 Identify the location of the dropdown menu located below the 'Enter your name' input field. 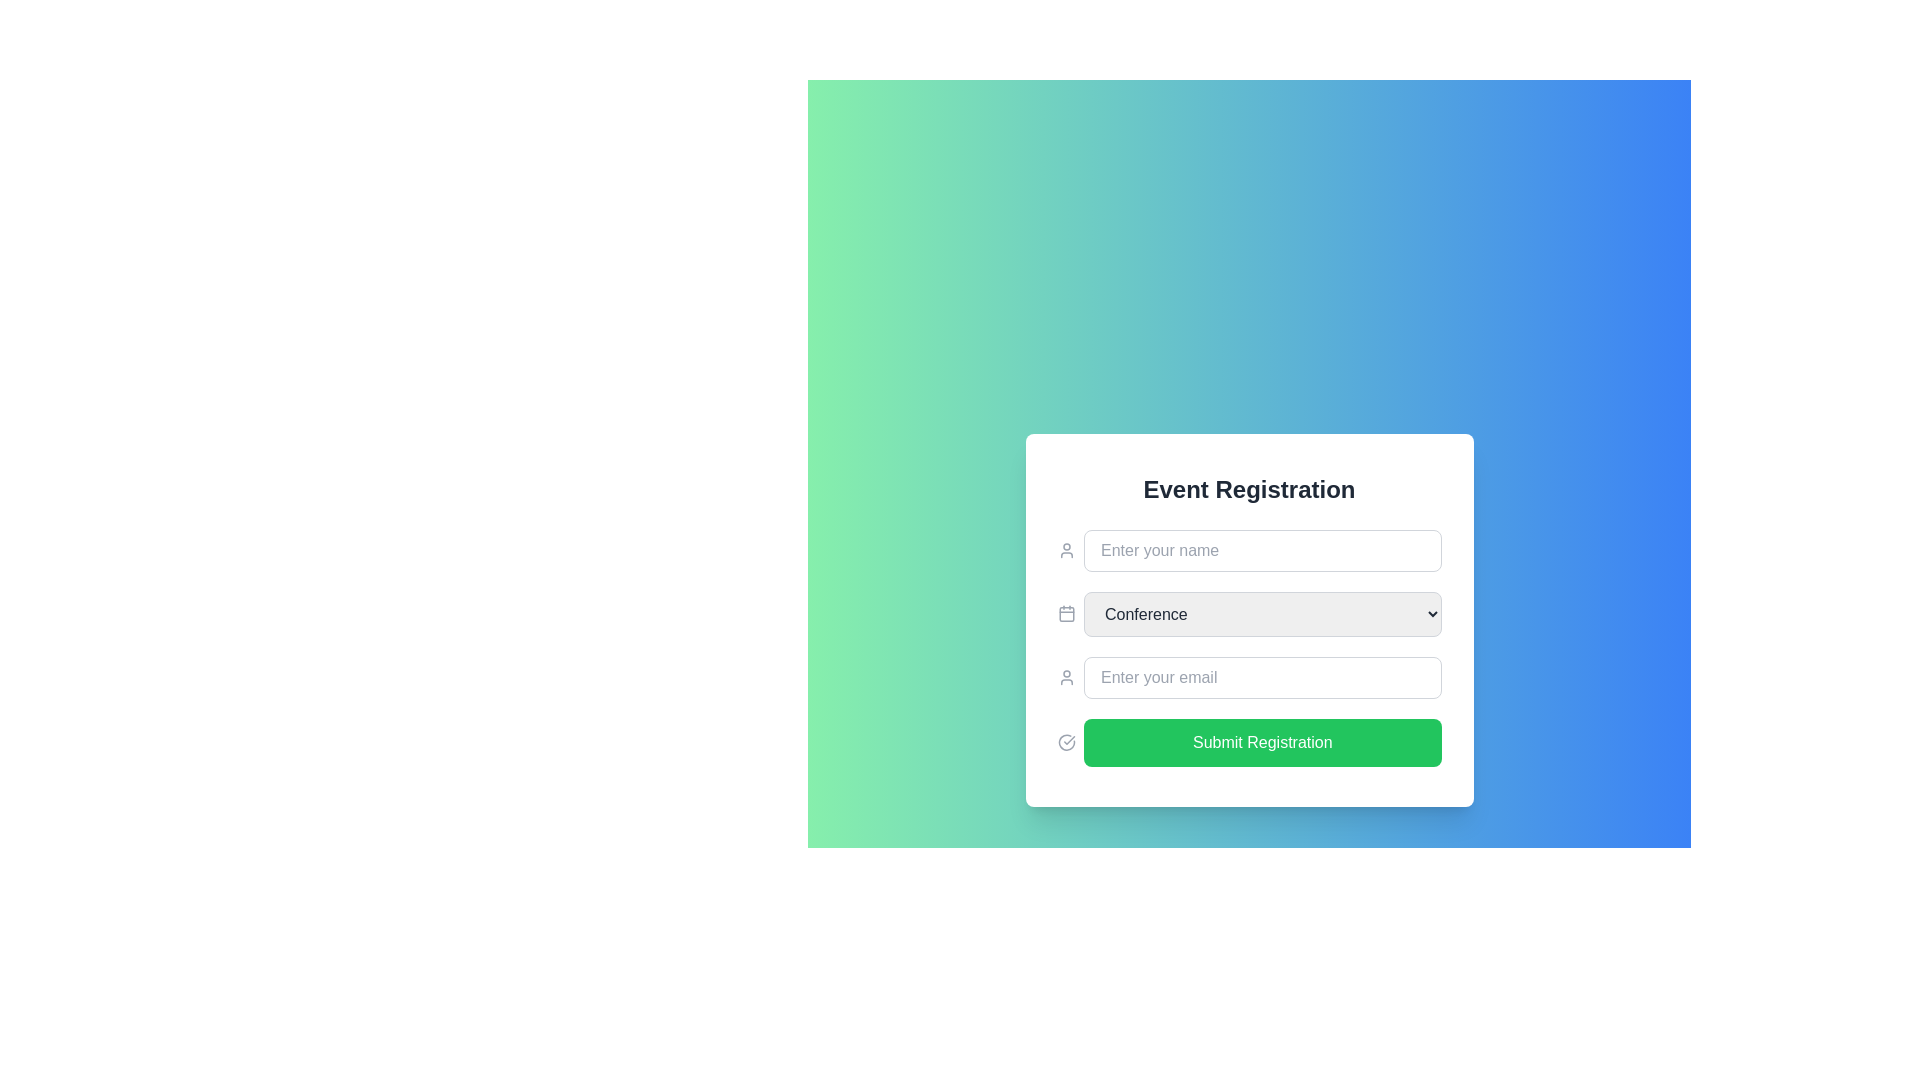
(1248, 648).